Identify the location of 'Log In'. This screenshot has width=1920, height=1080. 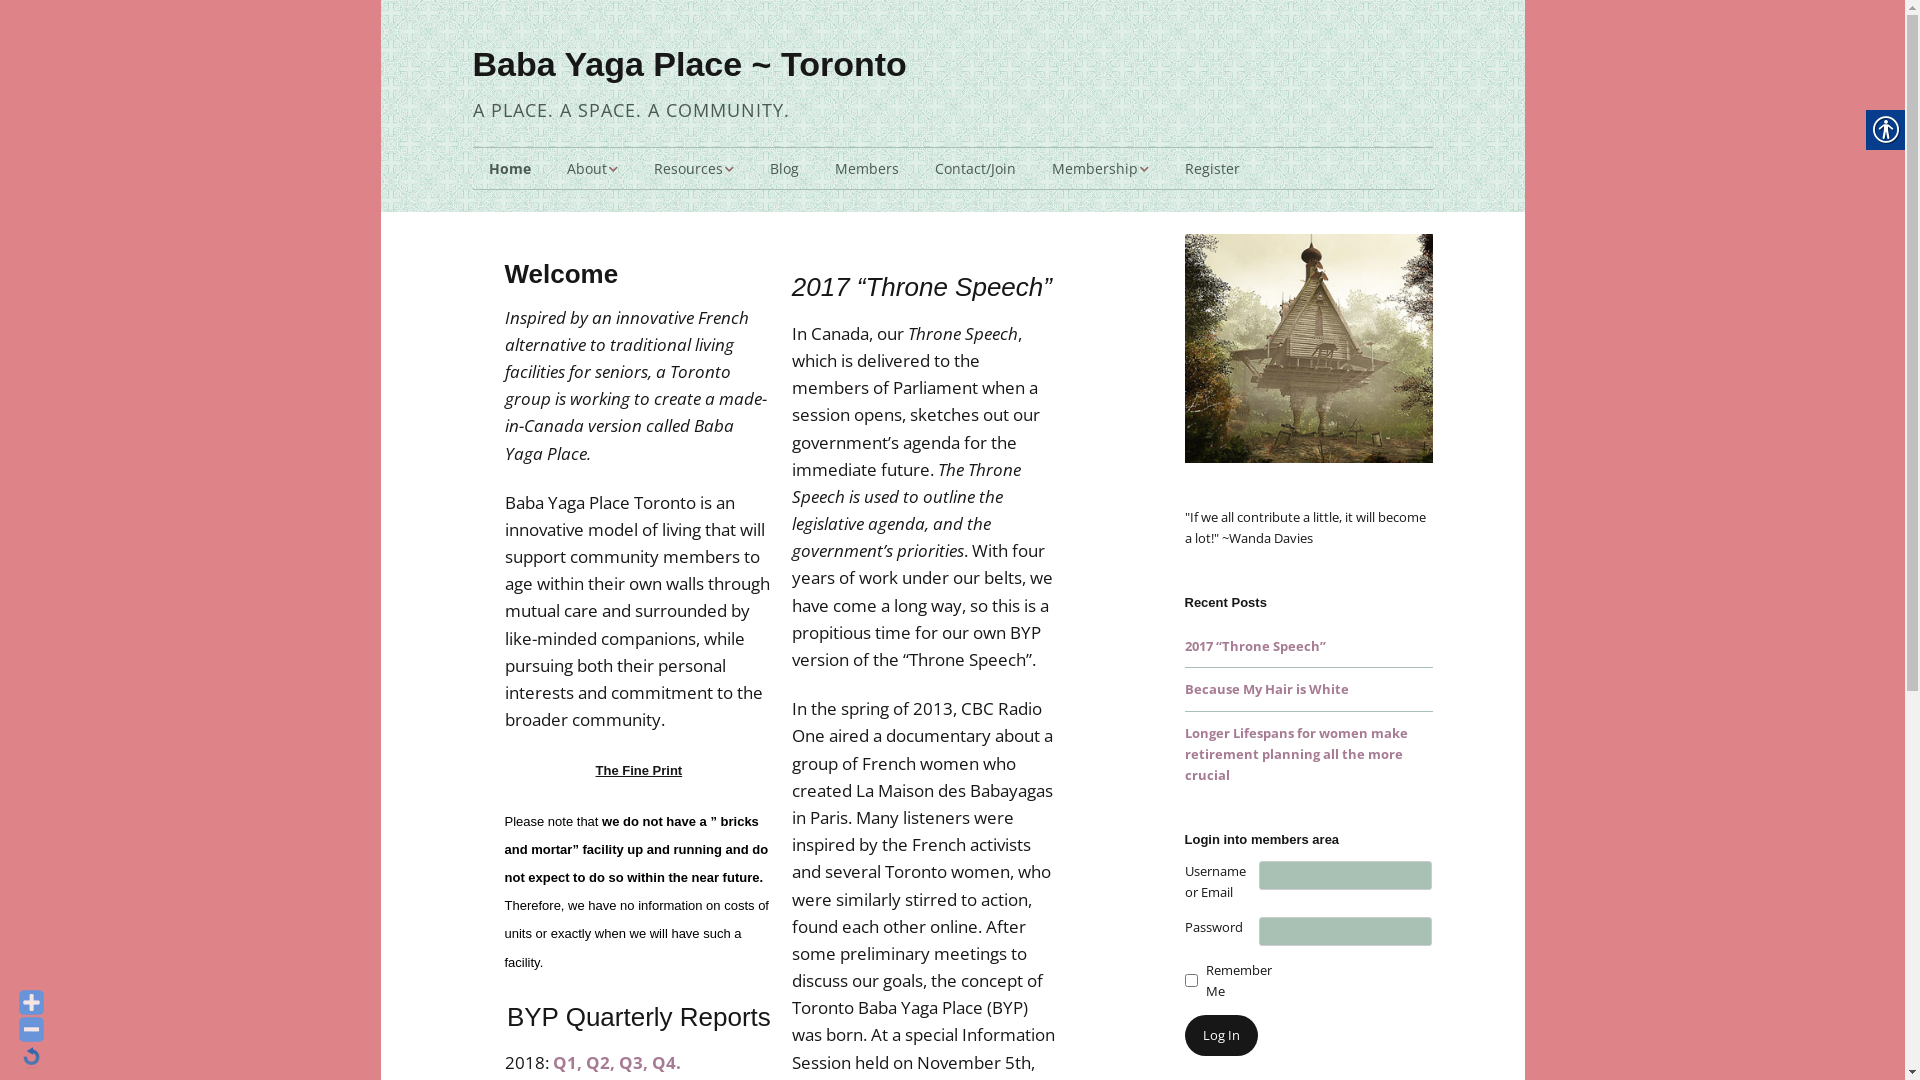
(1184, 1035).